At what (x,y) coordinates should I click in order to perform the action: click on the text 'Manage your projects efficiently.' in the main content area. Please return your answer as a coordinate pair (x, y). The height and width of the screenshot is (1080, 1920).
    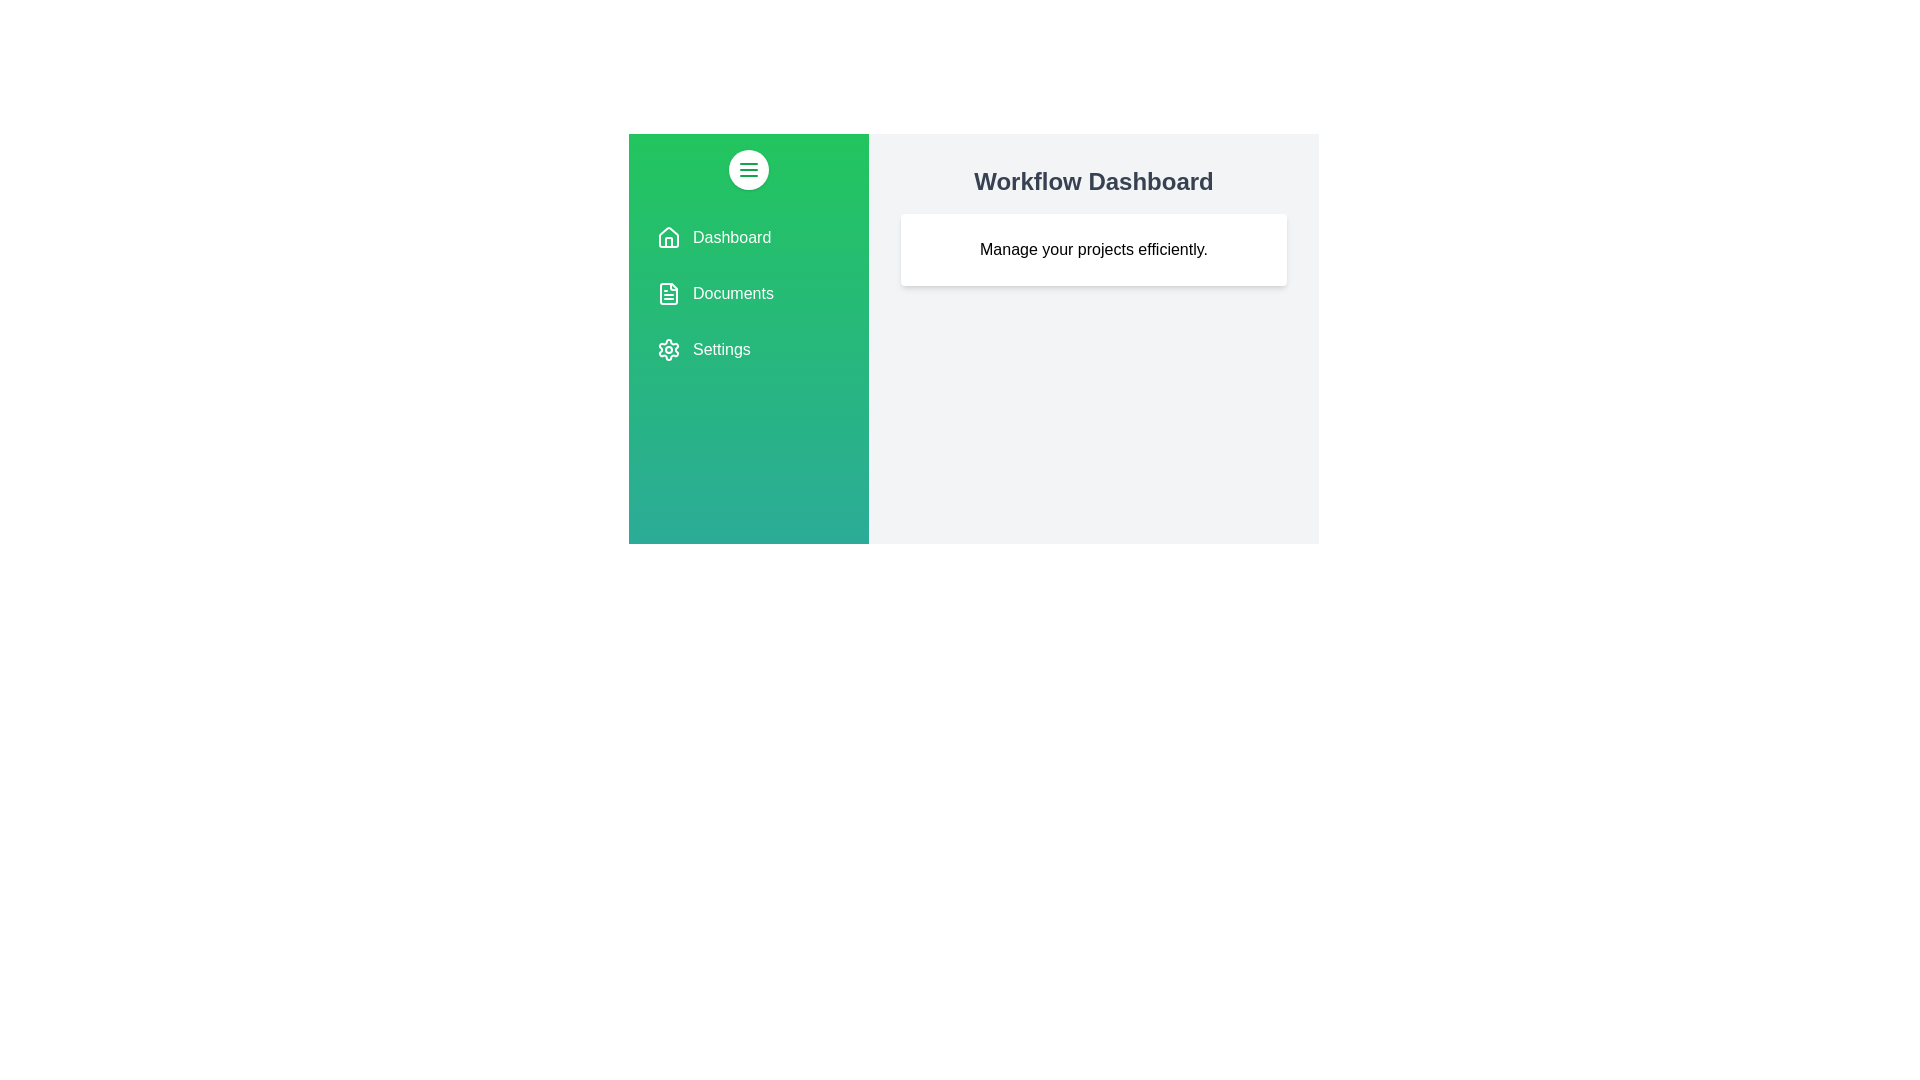
    Looking at the image, I should click on (1093, 249).